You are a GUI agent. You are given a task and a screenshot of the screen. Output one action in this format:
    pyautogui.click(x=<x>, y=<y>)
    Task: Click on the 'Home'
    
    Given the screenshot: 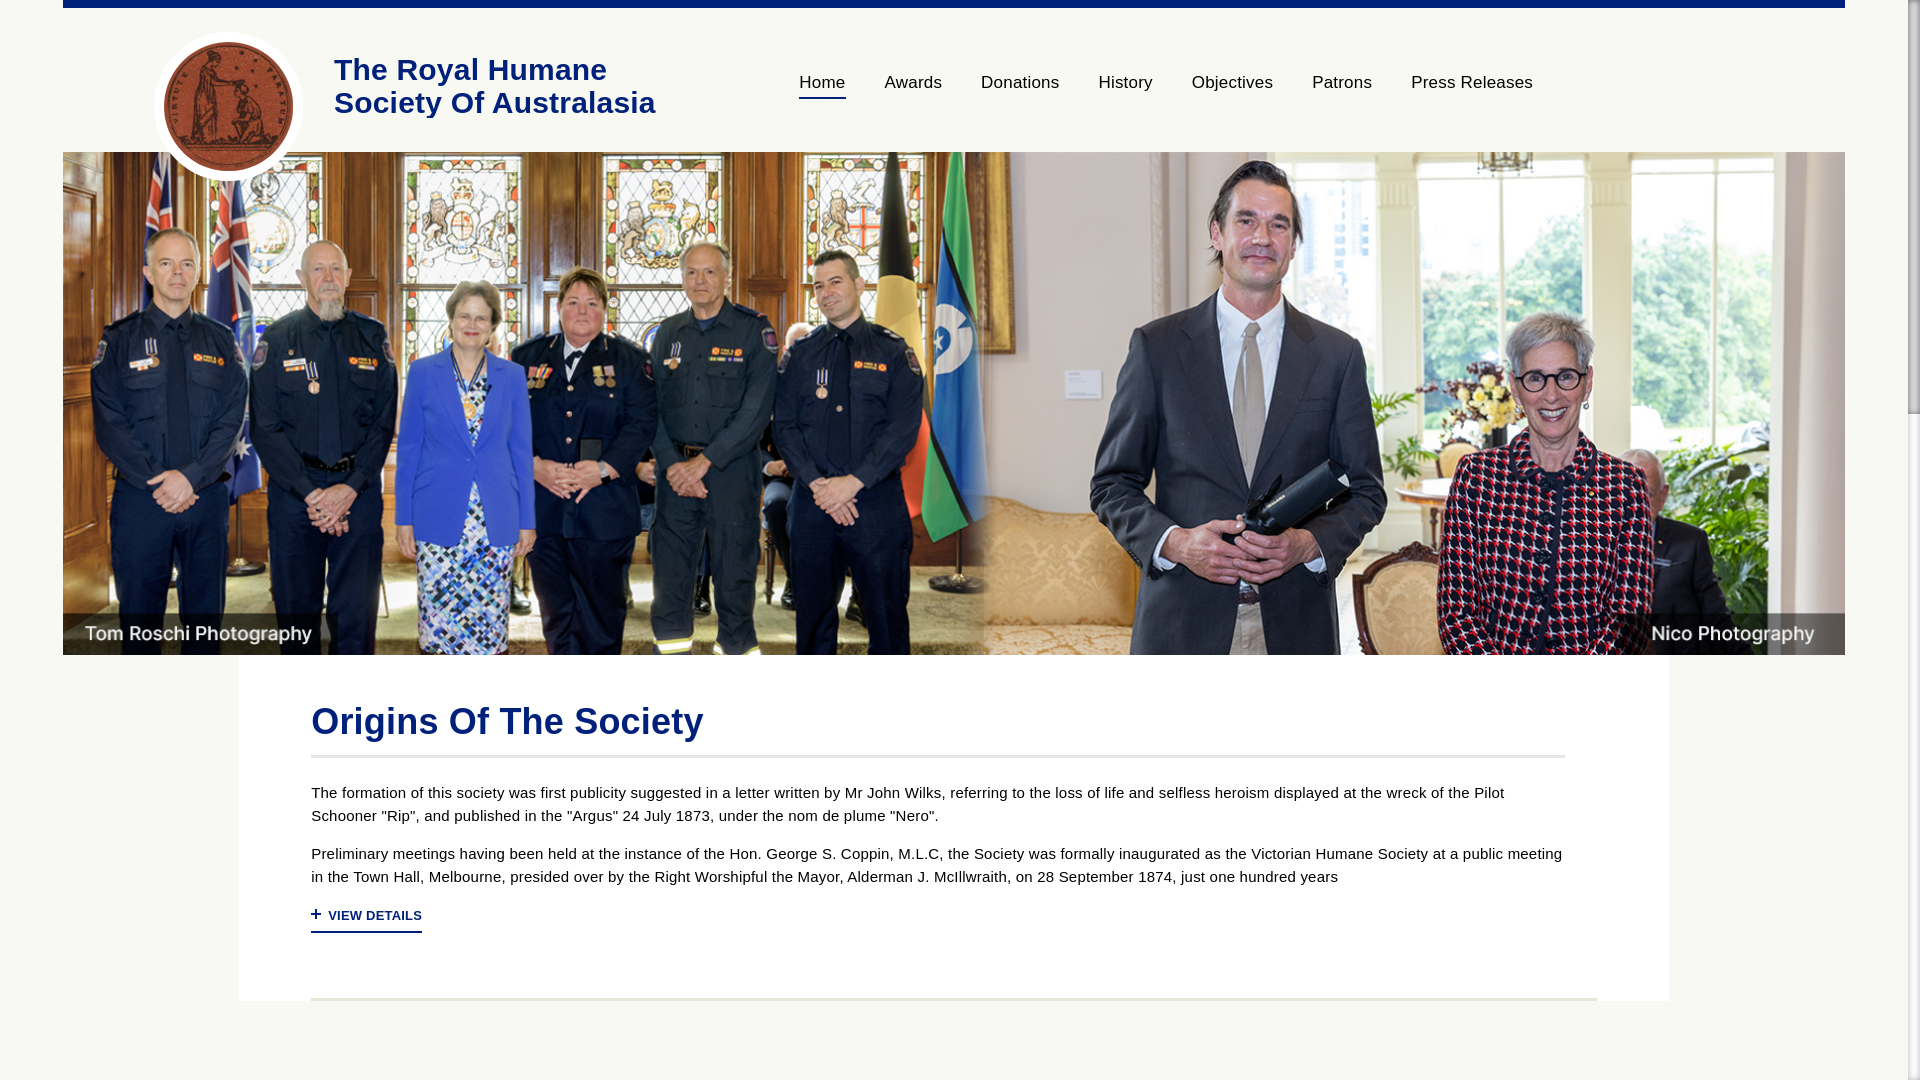 What is the action you would take?
    pyautogui.click(x=831, y=91)
    